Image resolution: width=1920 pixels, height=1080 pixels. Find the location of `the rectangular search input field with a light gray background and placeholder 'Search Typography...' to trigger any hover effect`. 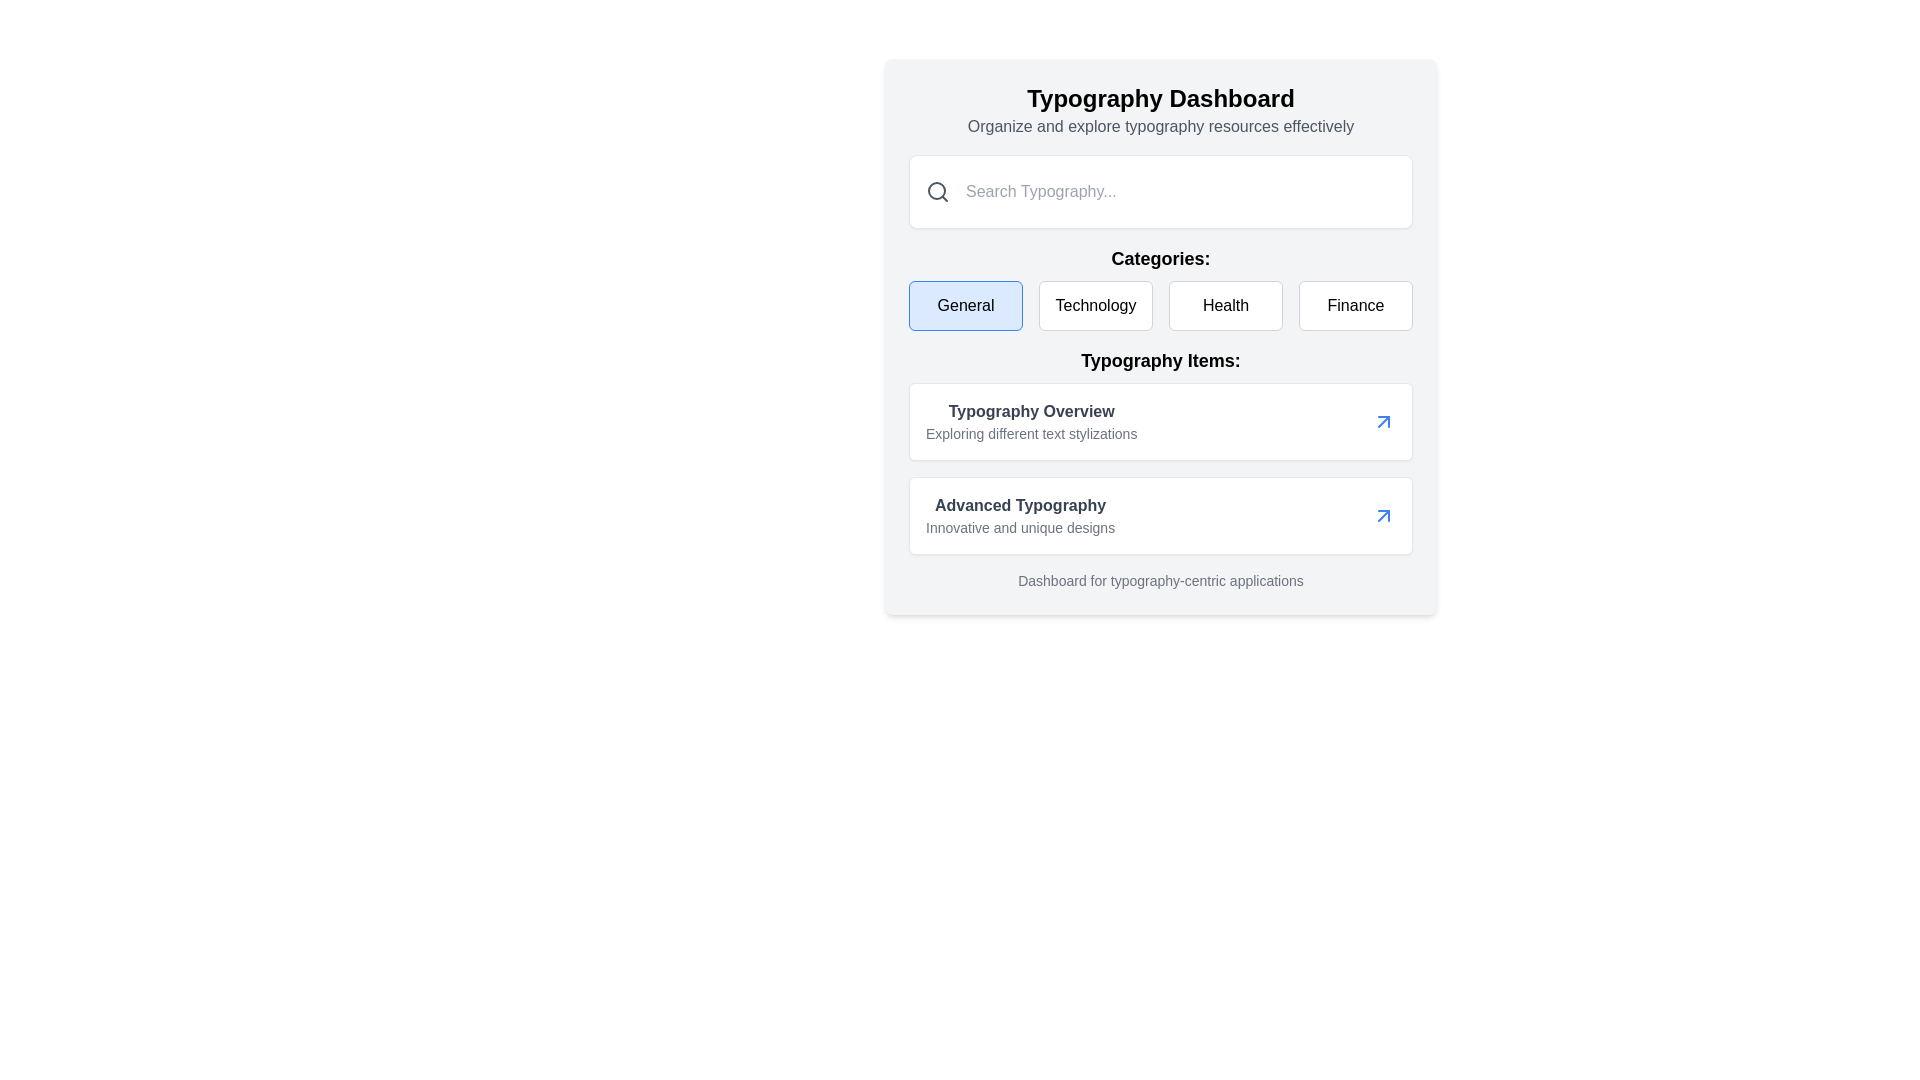

the rectangular search input field with a light gray background and placeholder 'Search Typography...' to trigger any hover effect is located at coordinates (1176, 192).